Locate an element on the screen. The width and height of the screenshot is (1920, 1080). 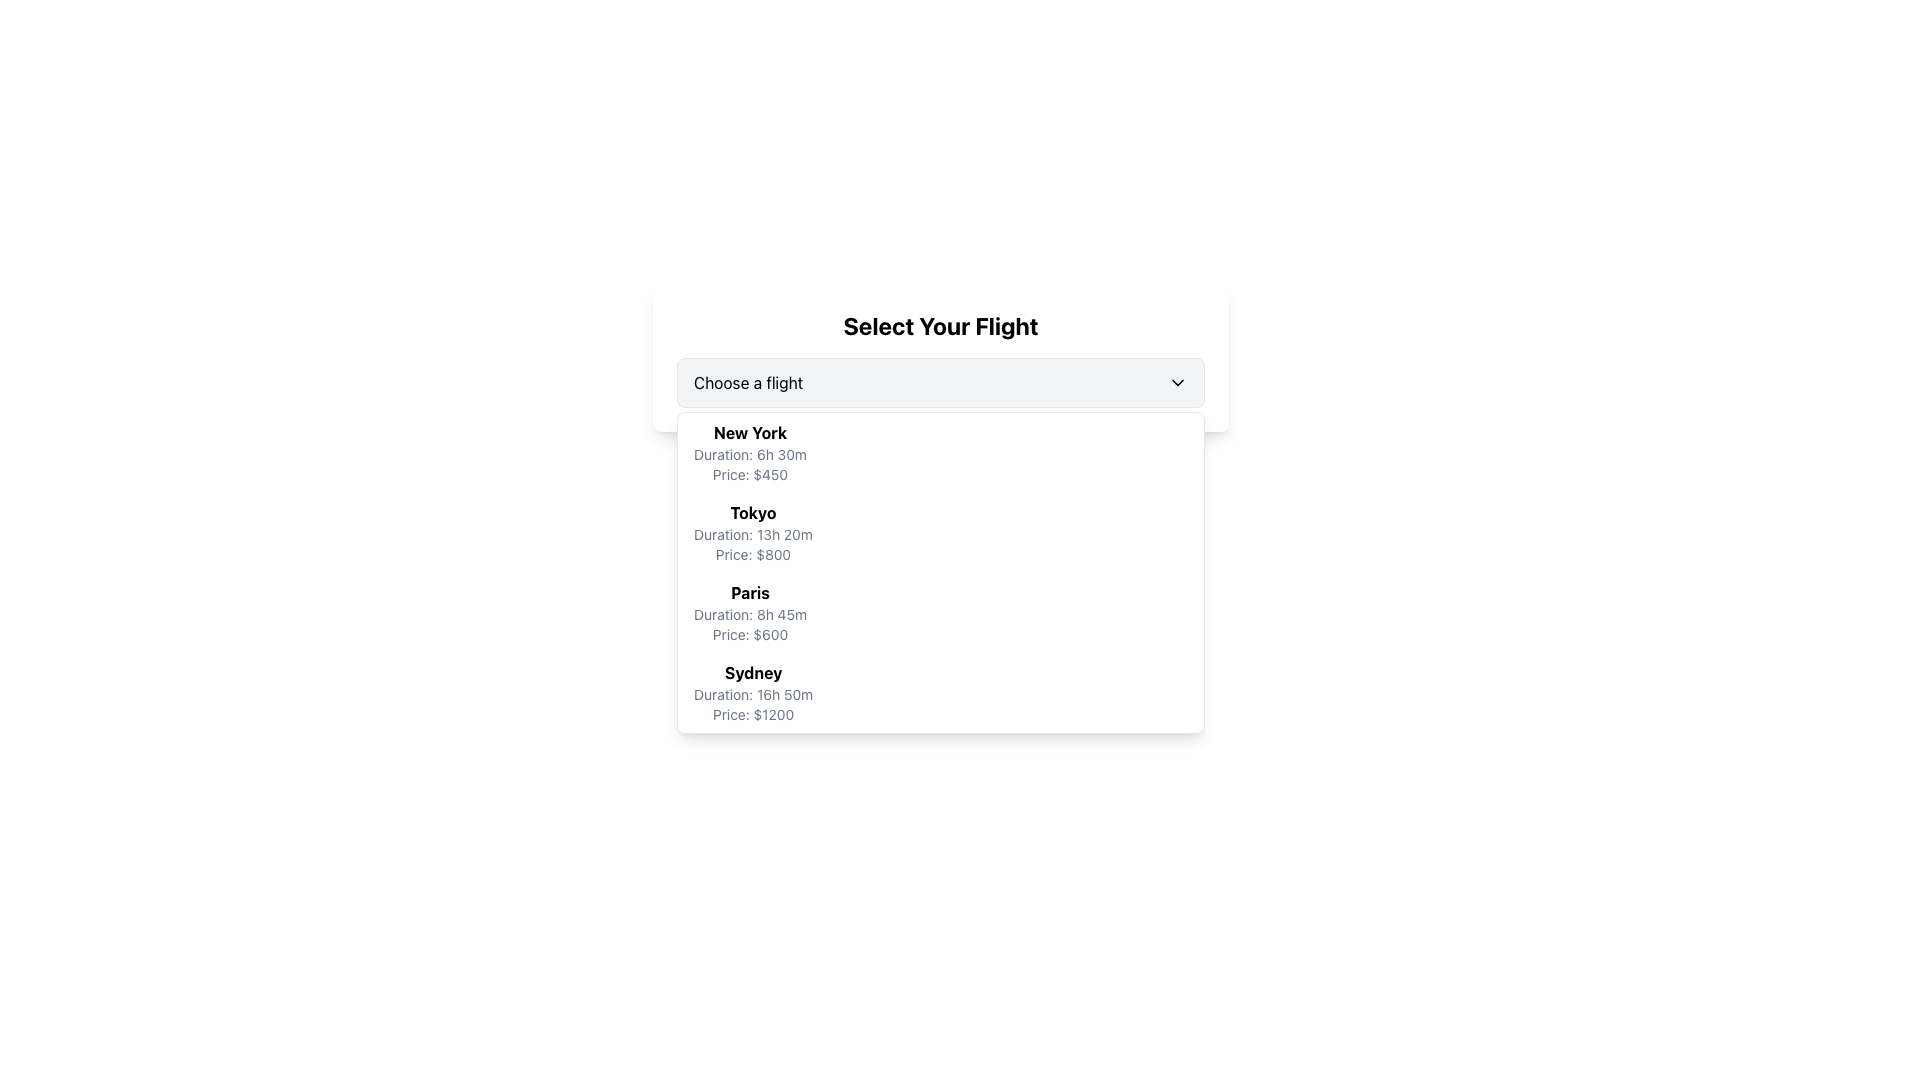
price information displayed in the text label showing 'Price: $450' under the flight duration in the dropdown list for the 'New York' flight option is located at coordinates (749, 474).